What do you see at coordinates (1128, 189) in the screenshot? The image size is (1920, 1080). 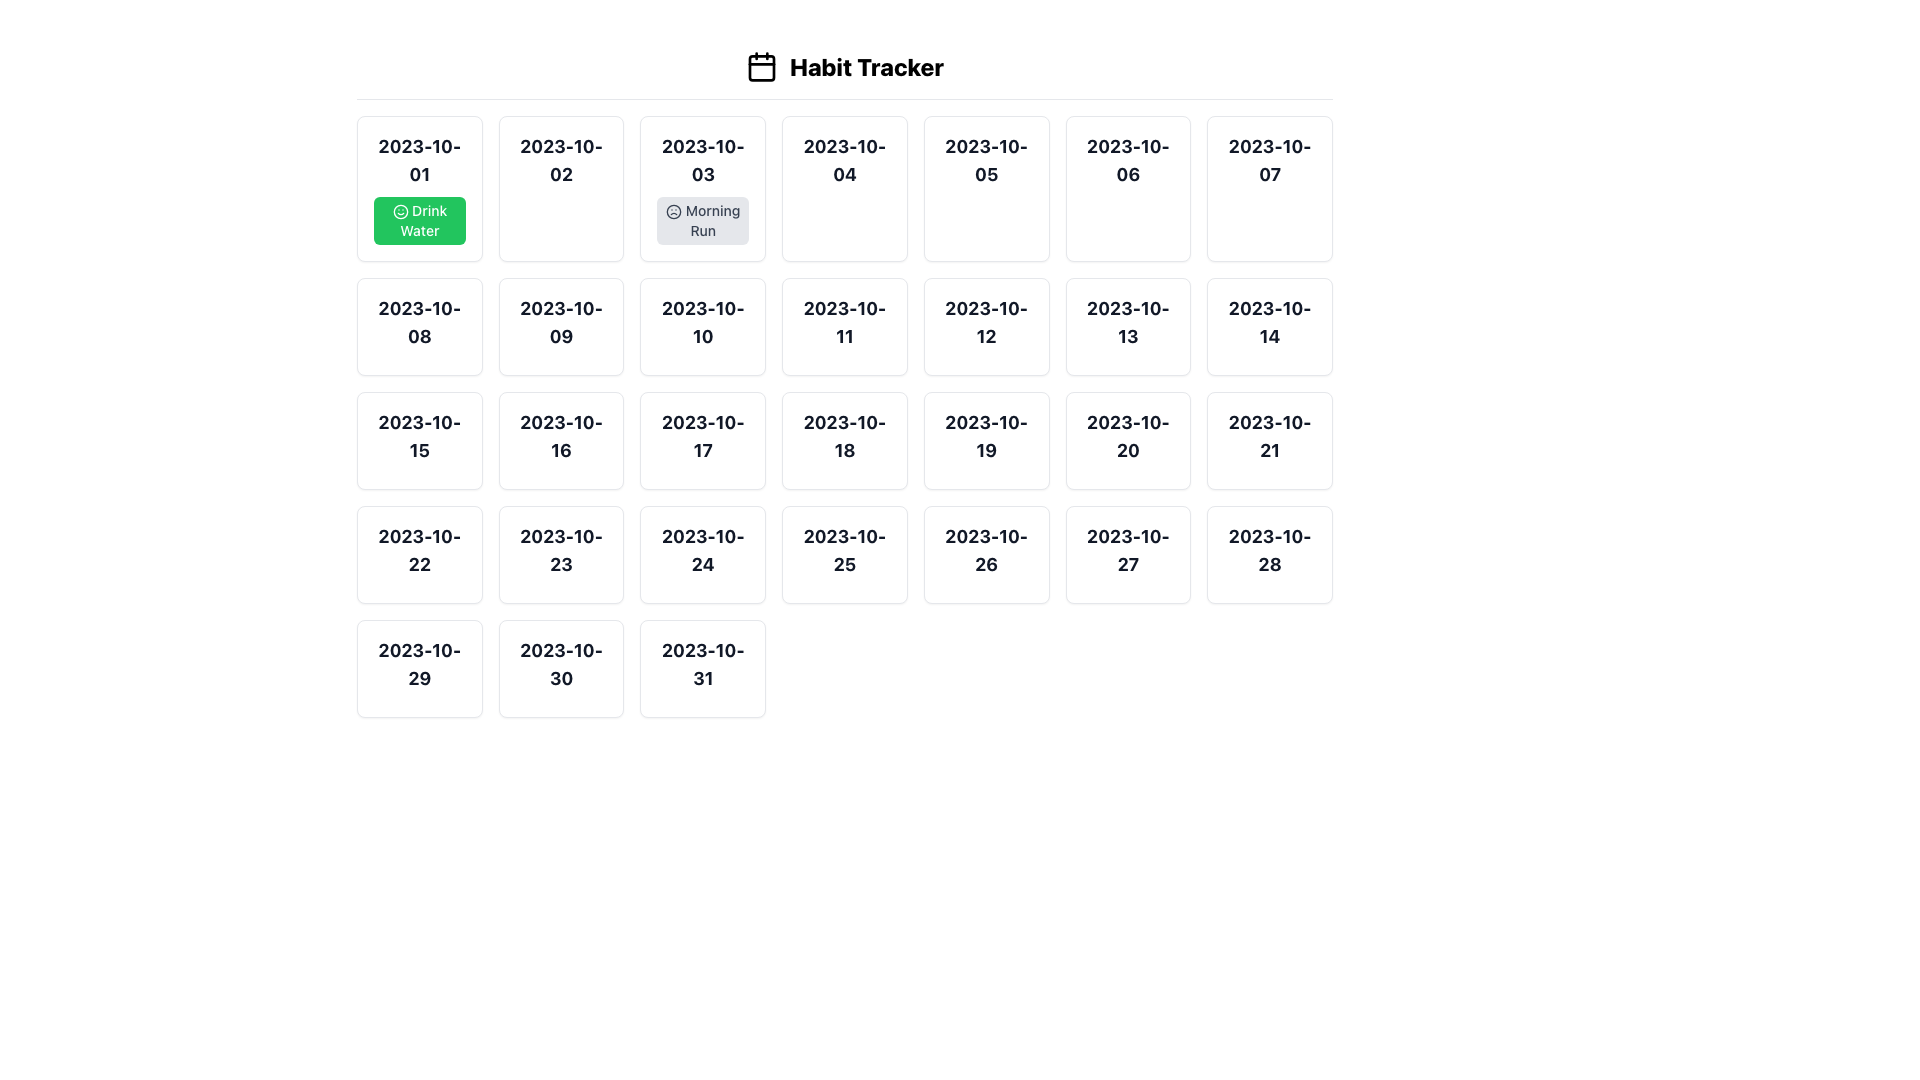 I see `the Date tile representing the date '2023-10-06' in the habit tracker calendar interface, located in the second row and fourth column` at bounding box center [1128, 189].